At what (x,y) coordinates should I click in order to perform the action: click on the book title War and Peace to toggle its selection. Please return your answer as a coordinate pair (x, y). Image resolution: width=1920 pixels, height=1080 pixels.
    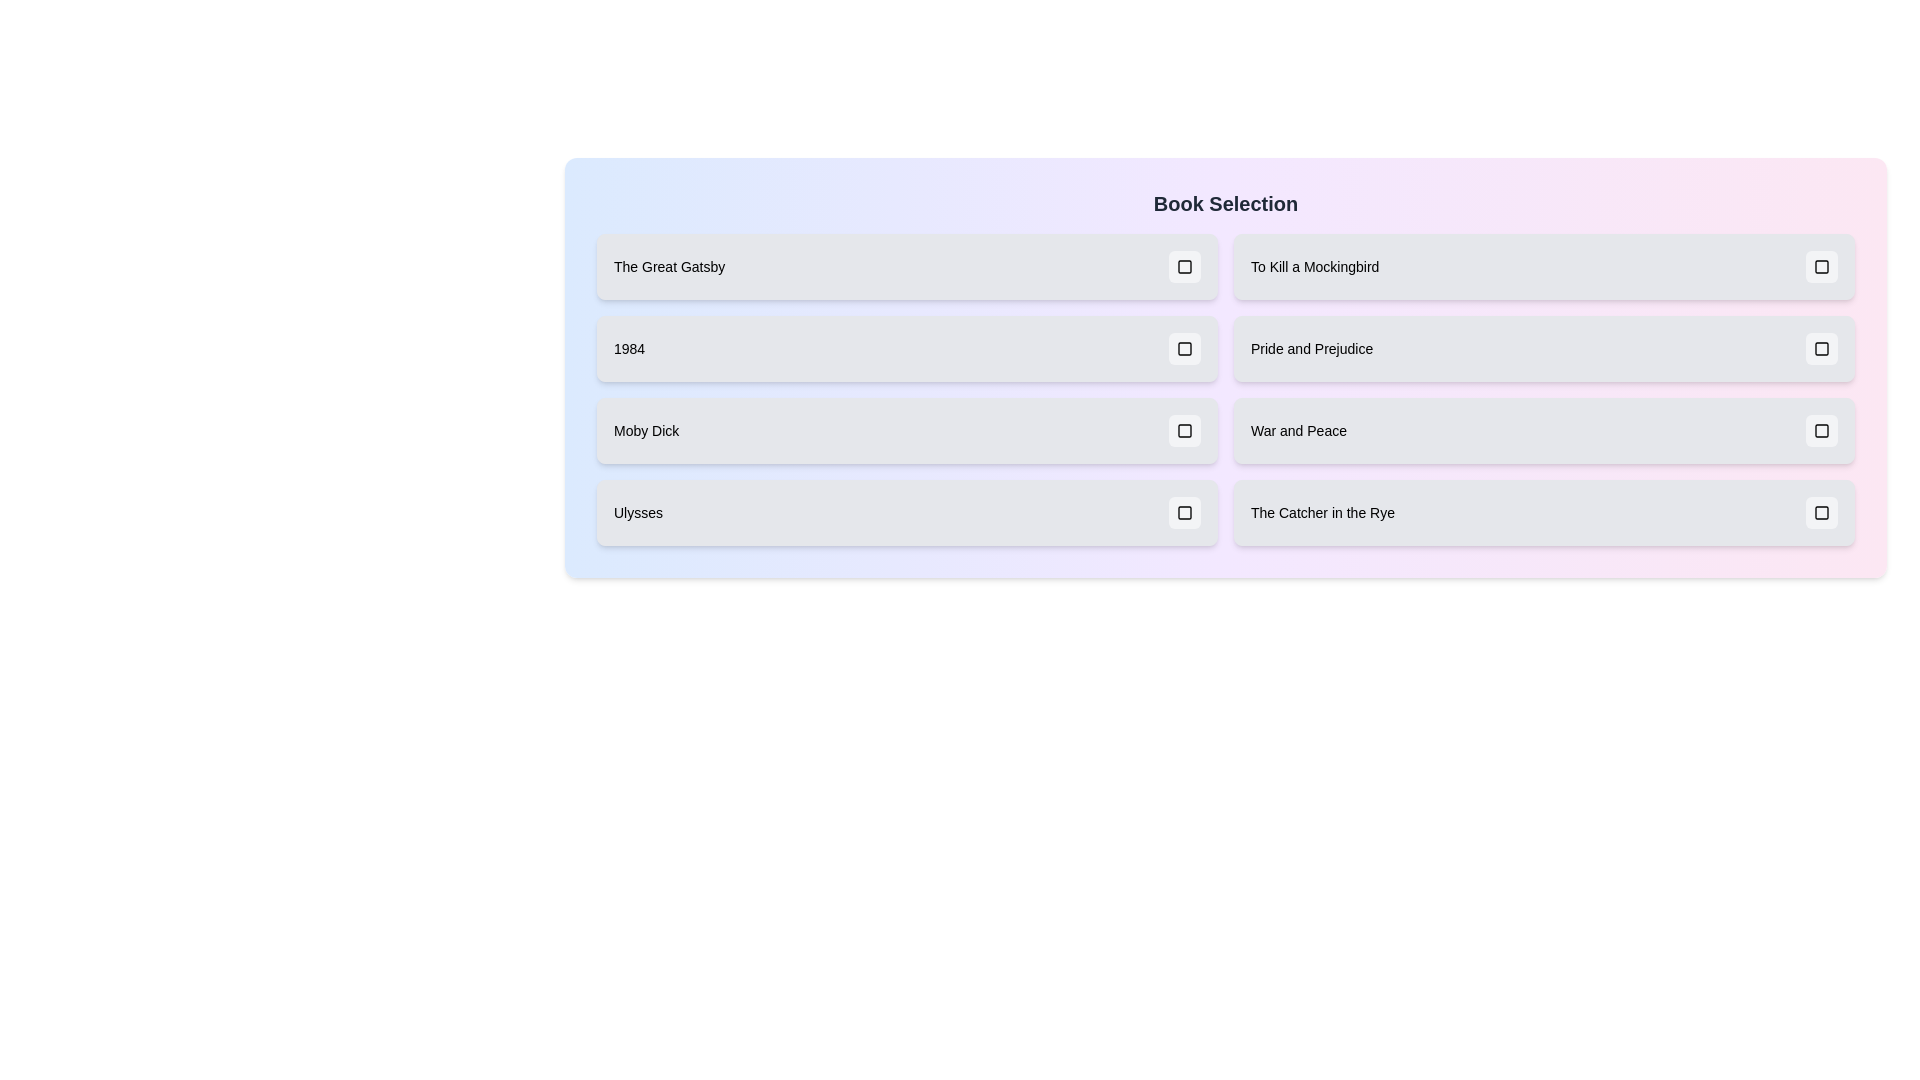
    Looking at the image, I should click on (1543, 430).